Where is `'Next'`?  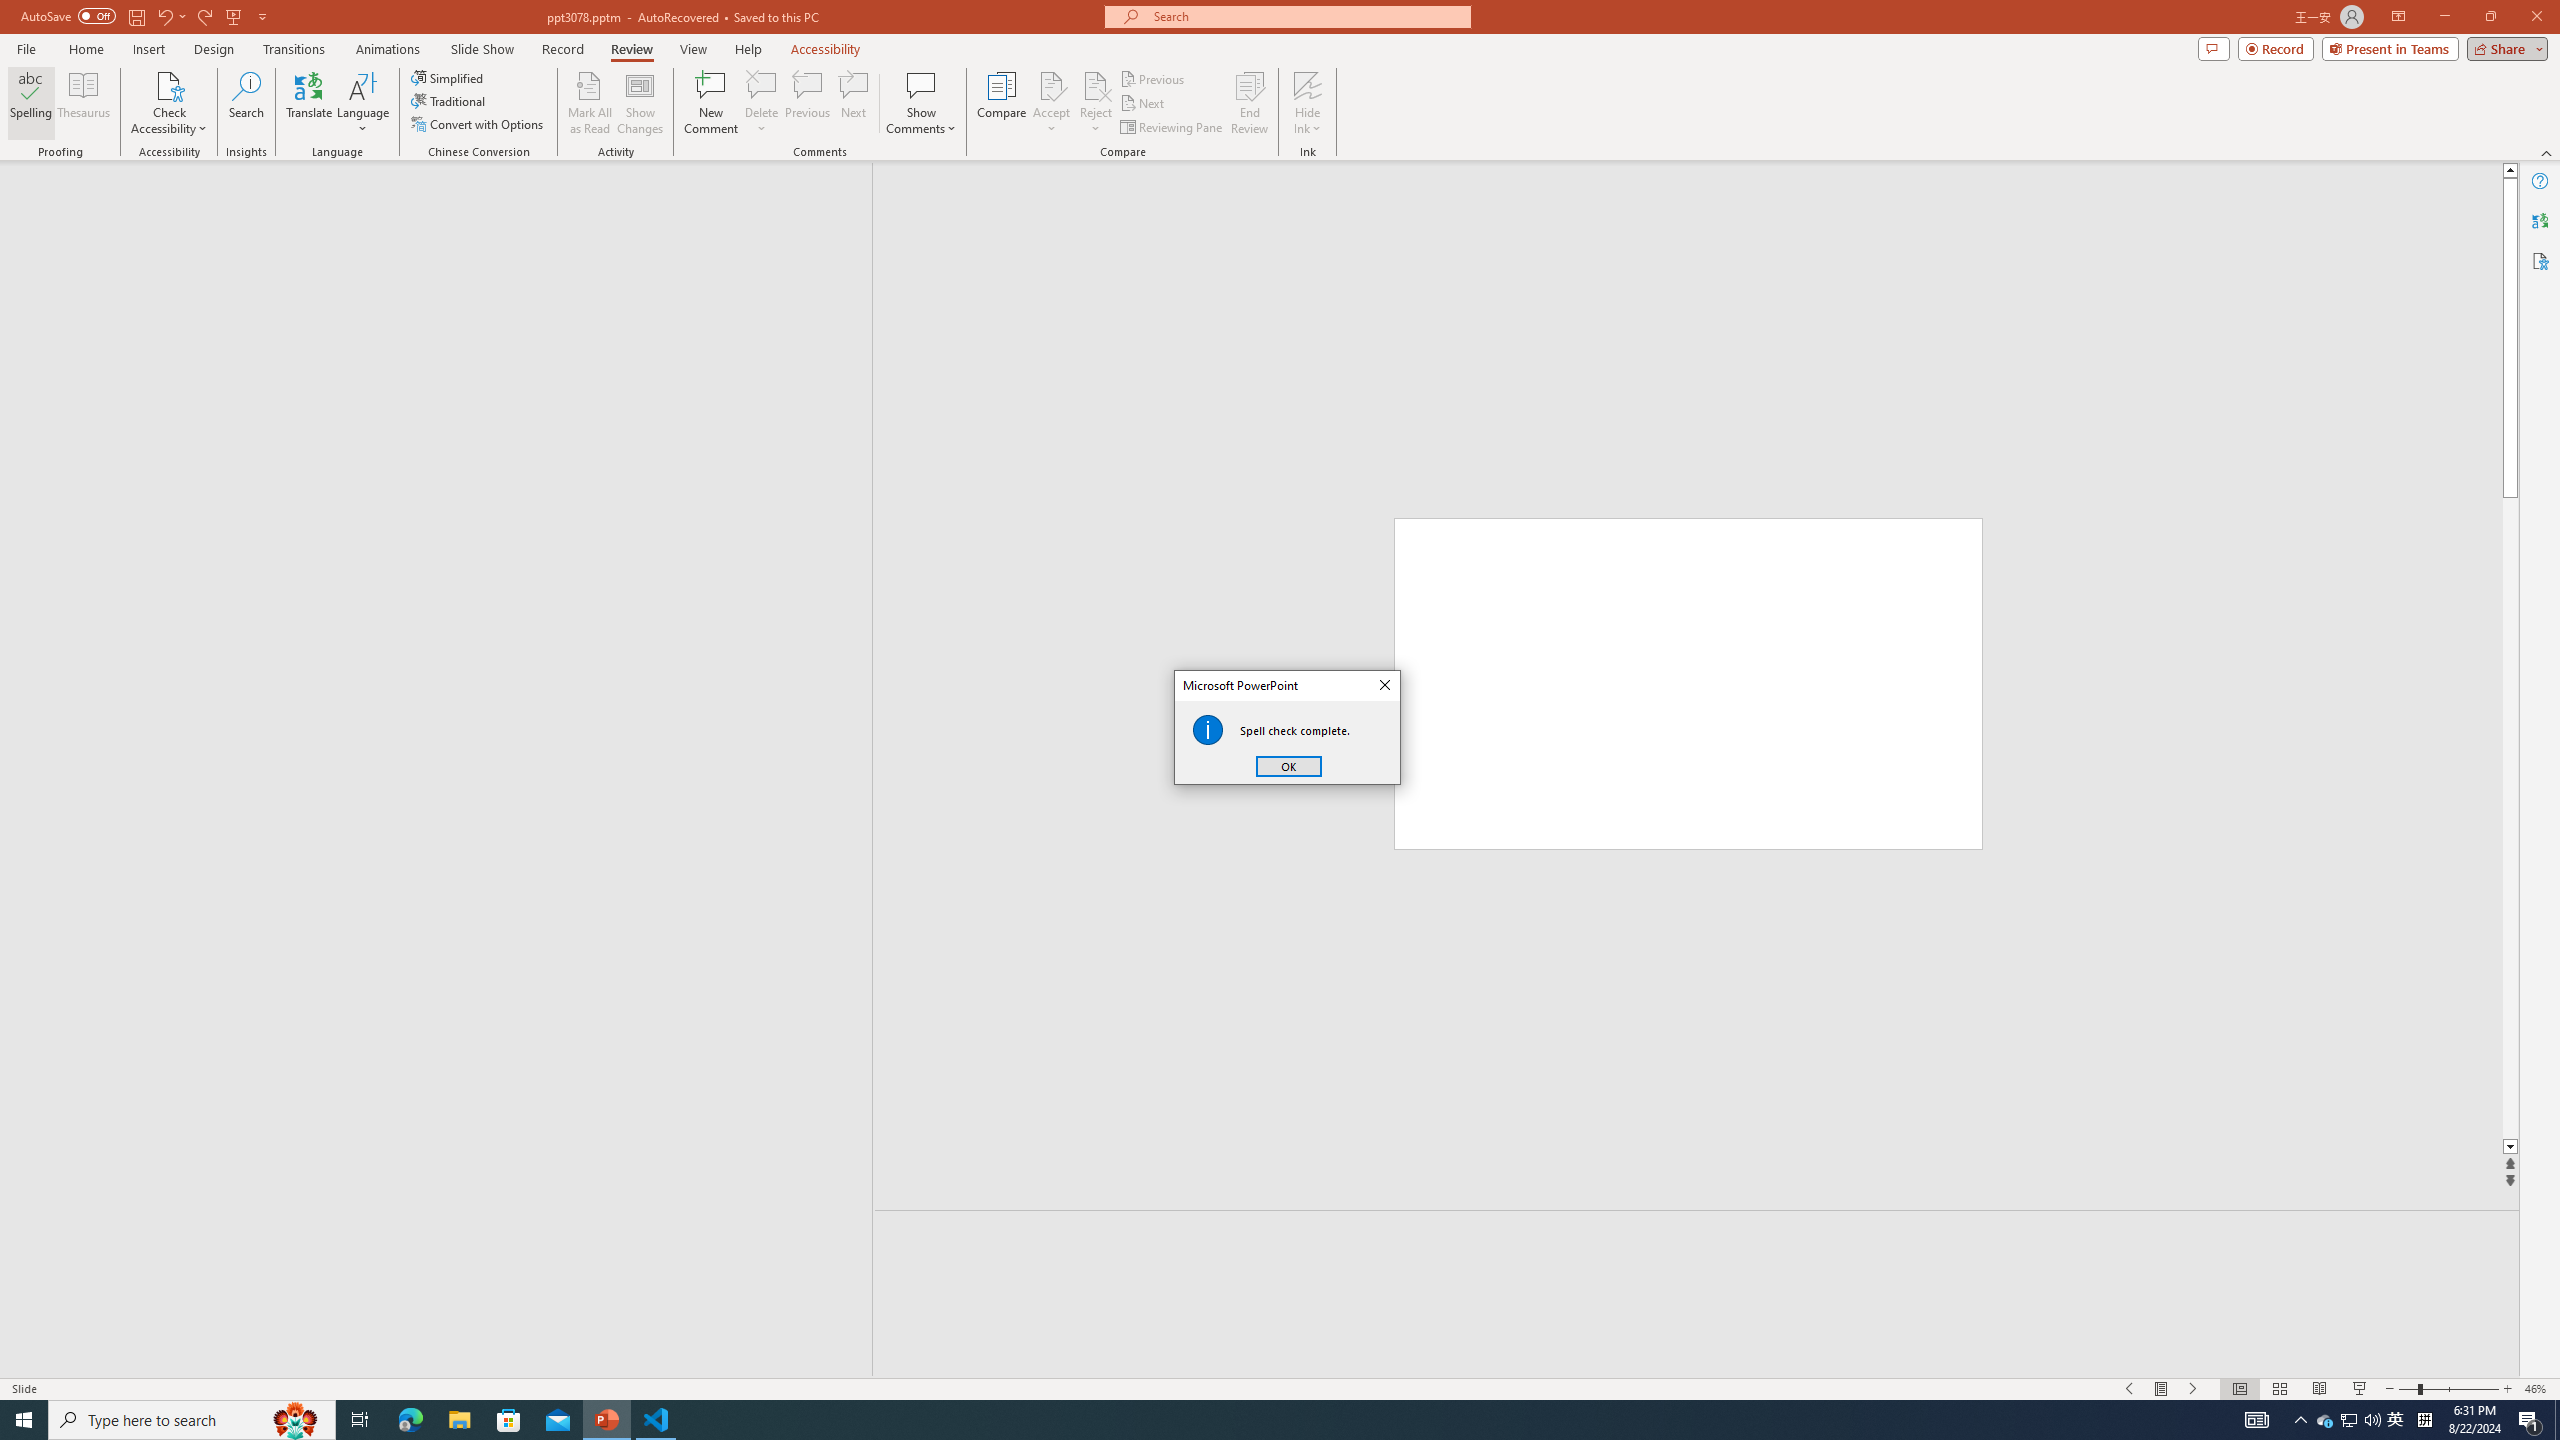 'Next' is located at coordinates (1142, 103).